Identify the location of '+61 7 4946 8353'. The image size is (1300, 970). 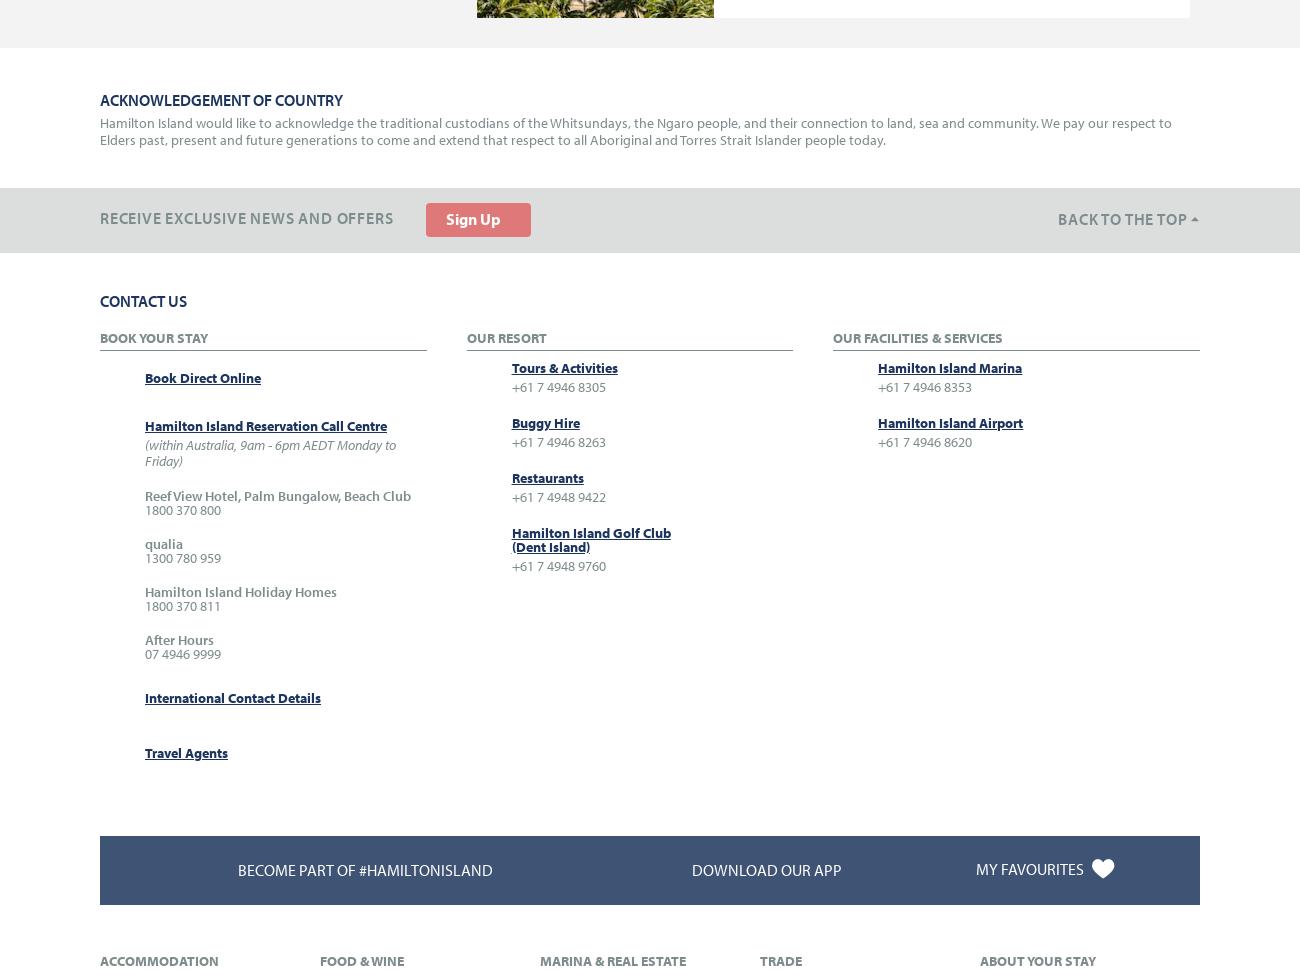
(924, 384).